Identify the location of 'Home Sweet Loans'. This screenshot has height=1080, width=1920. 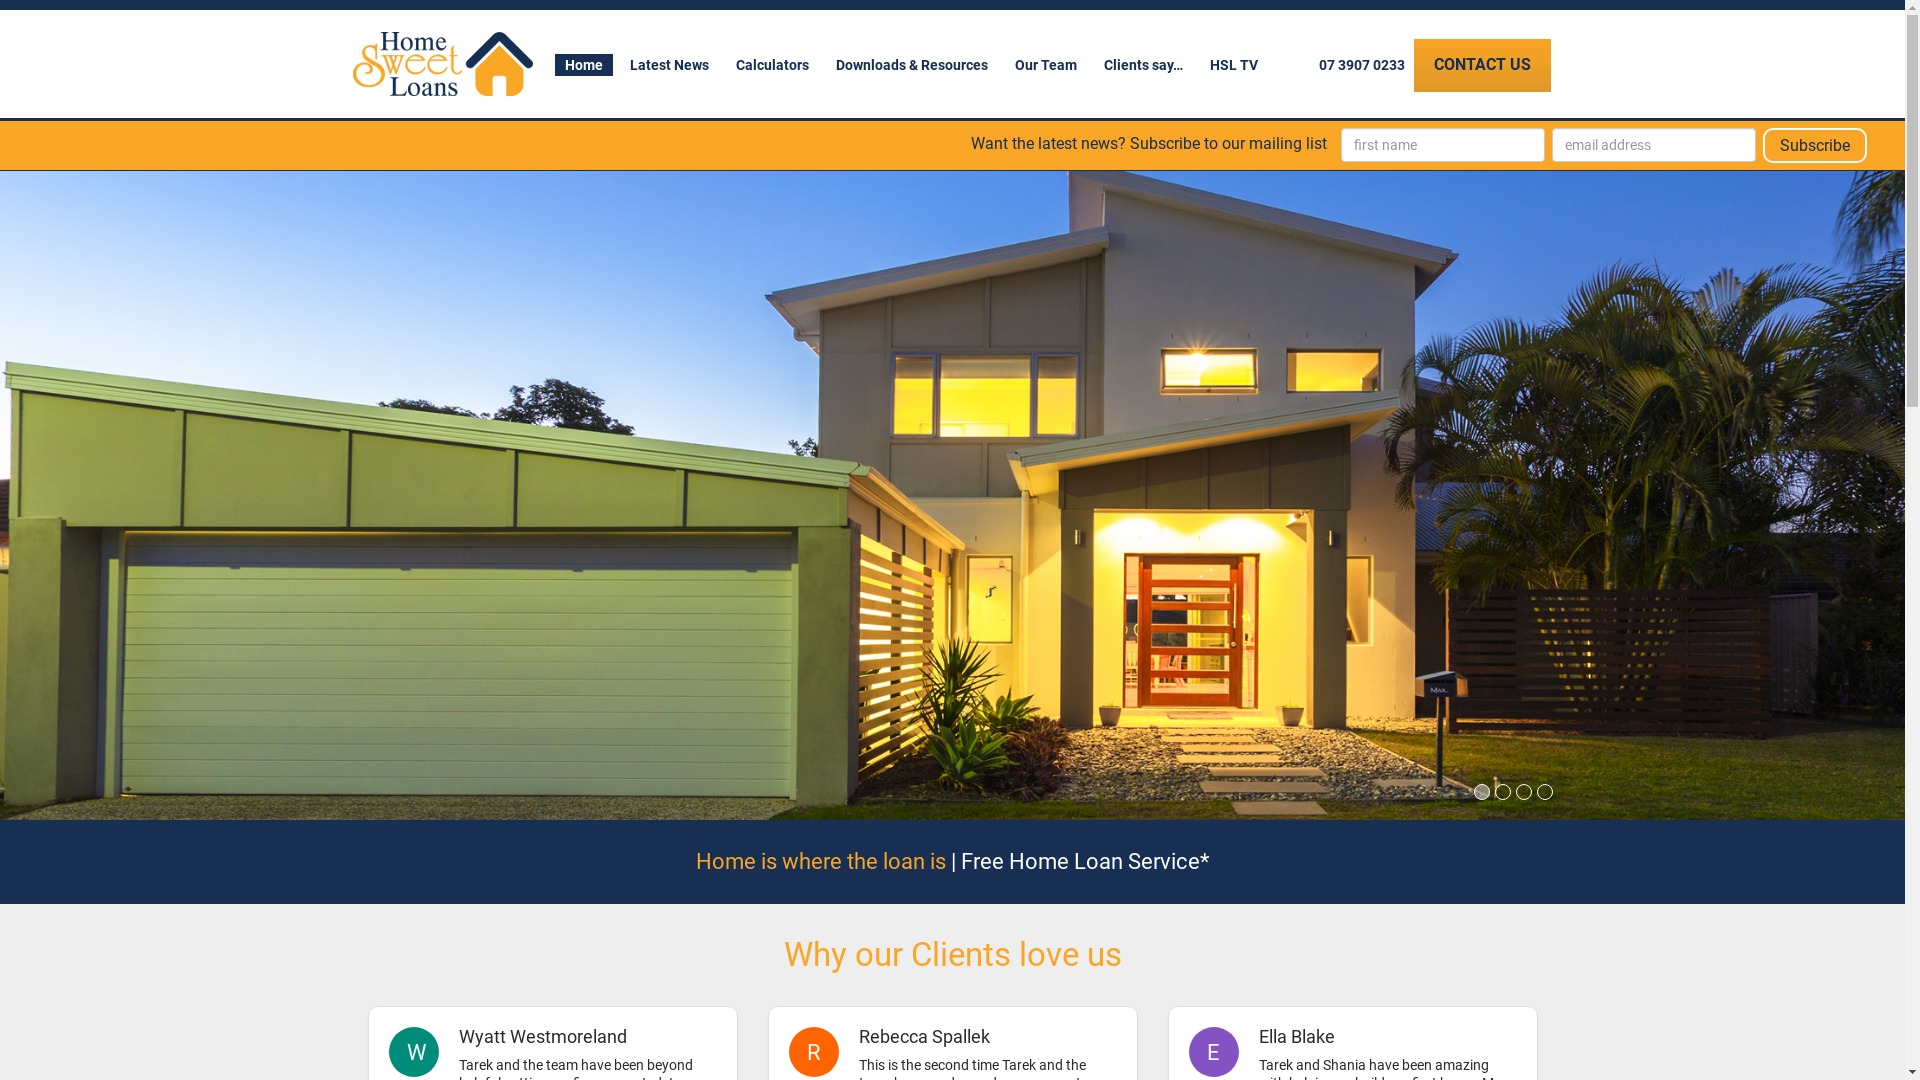
(440, 63).